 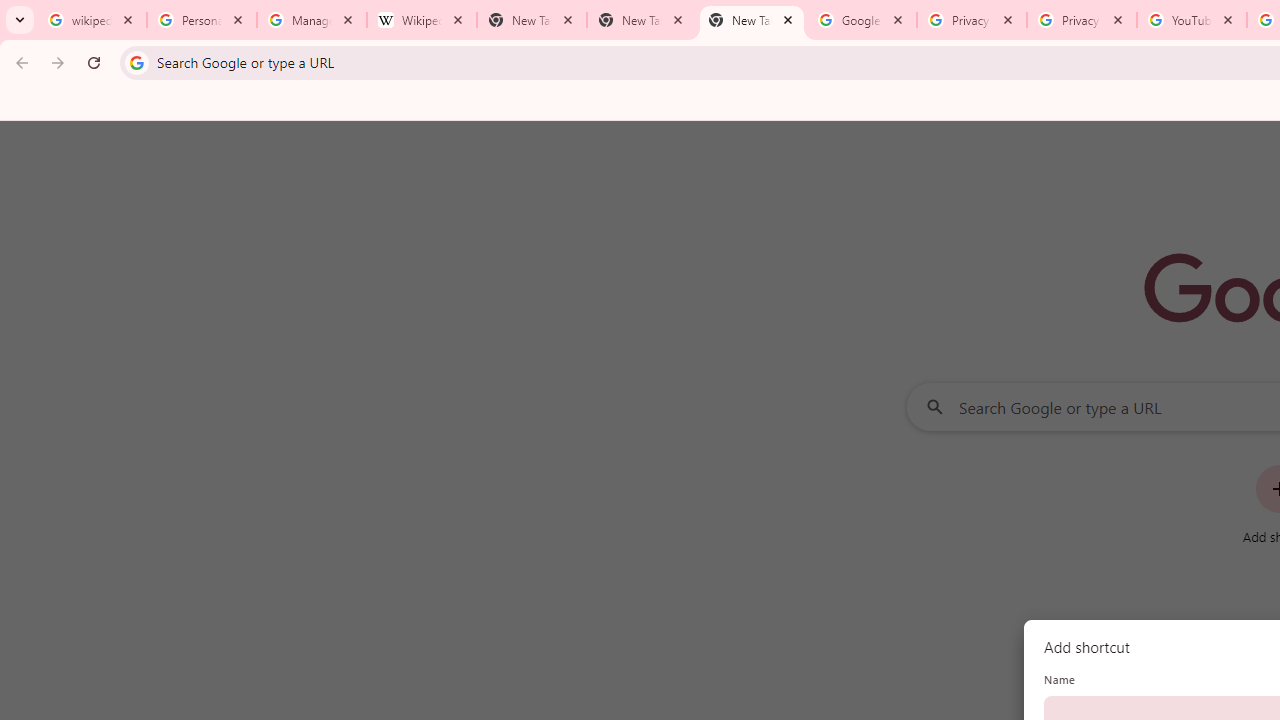 What do you see at coordinates (751, 20) in the screenshot?
I see `'New Tab'` at bounding box center [751, 20].